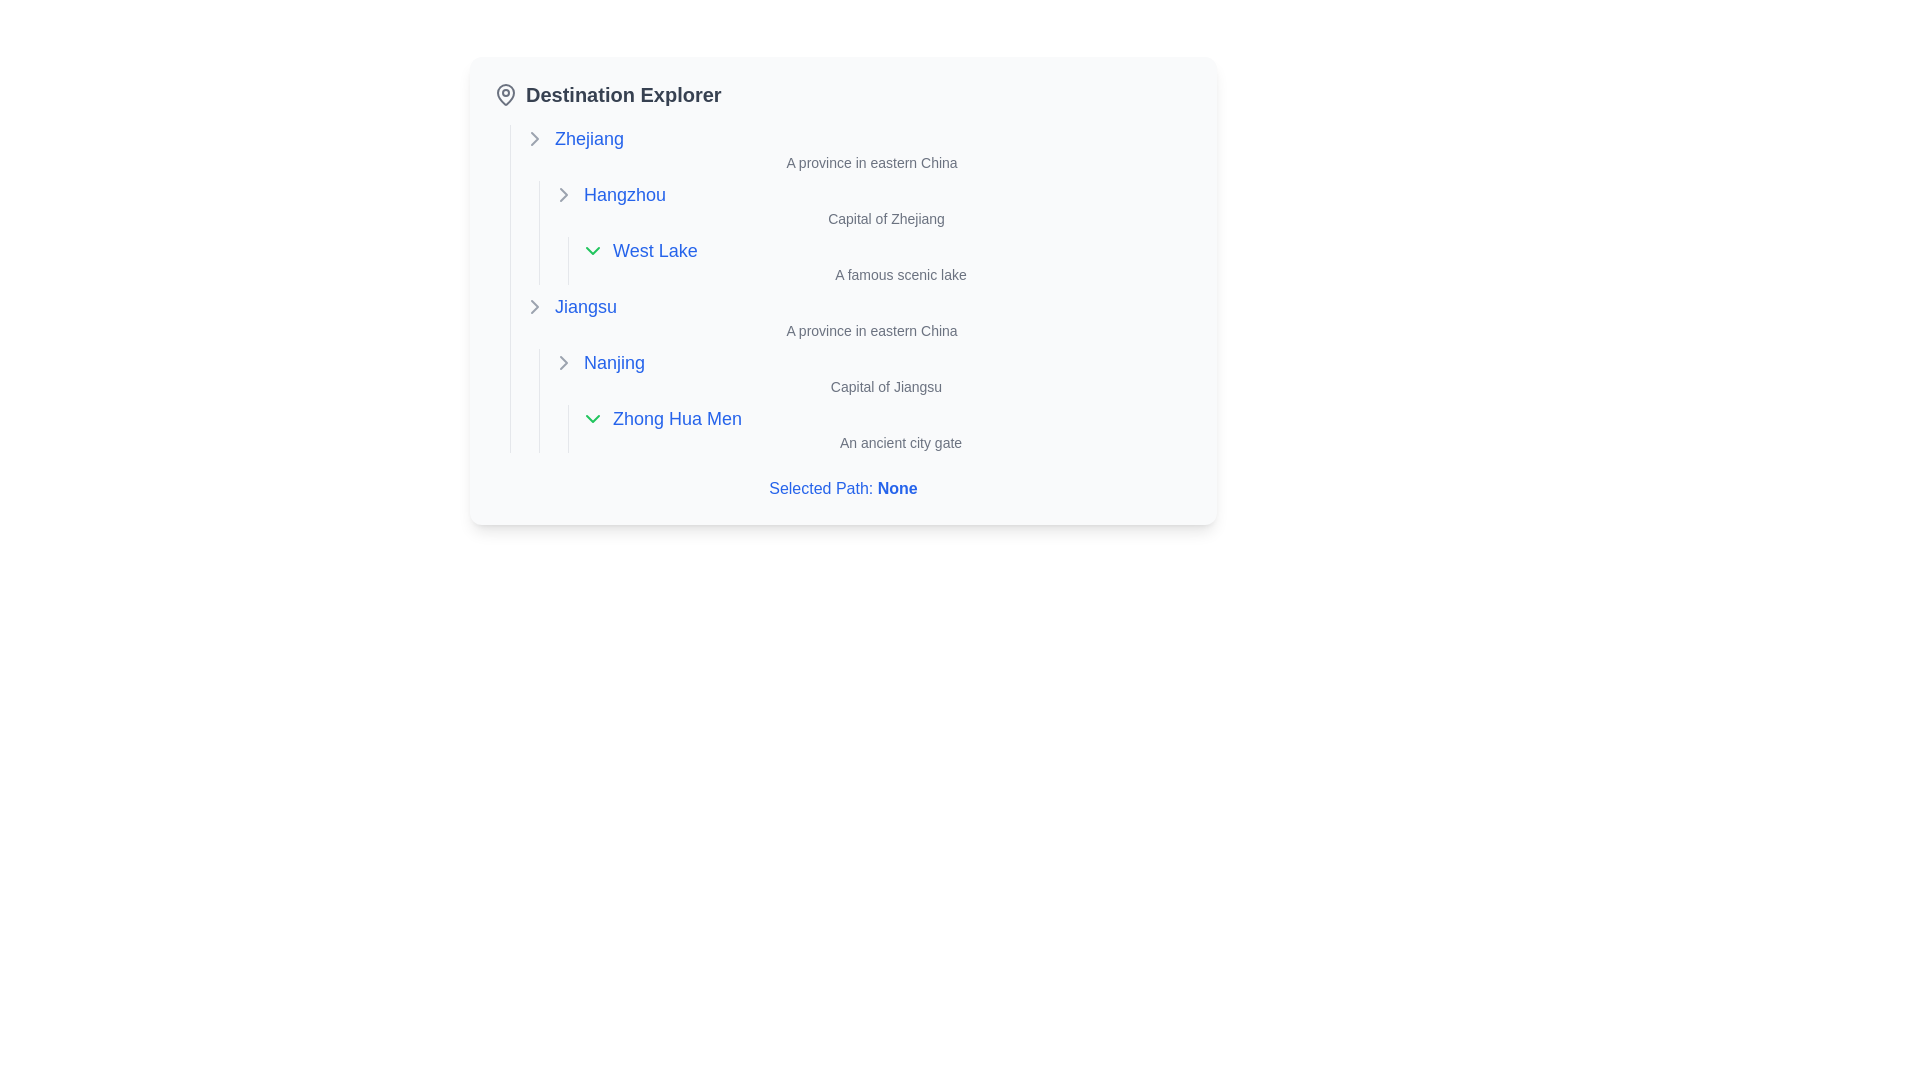  Describe the element at coordinates (505, 95) in the screenshot. I see `the non-interactive icon representing the 'Destination Explorer' section, located to the left of the 'Destination Explorer' title` at that location.